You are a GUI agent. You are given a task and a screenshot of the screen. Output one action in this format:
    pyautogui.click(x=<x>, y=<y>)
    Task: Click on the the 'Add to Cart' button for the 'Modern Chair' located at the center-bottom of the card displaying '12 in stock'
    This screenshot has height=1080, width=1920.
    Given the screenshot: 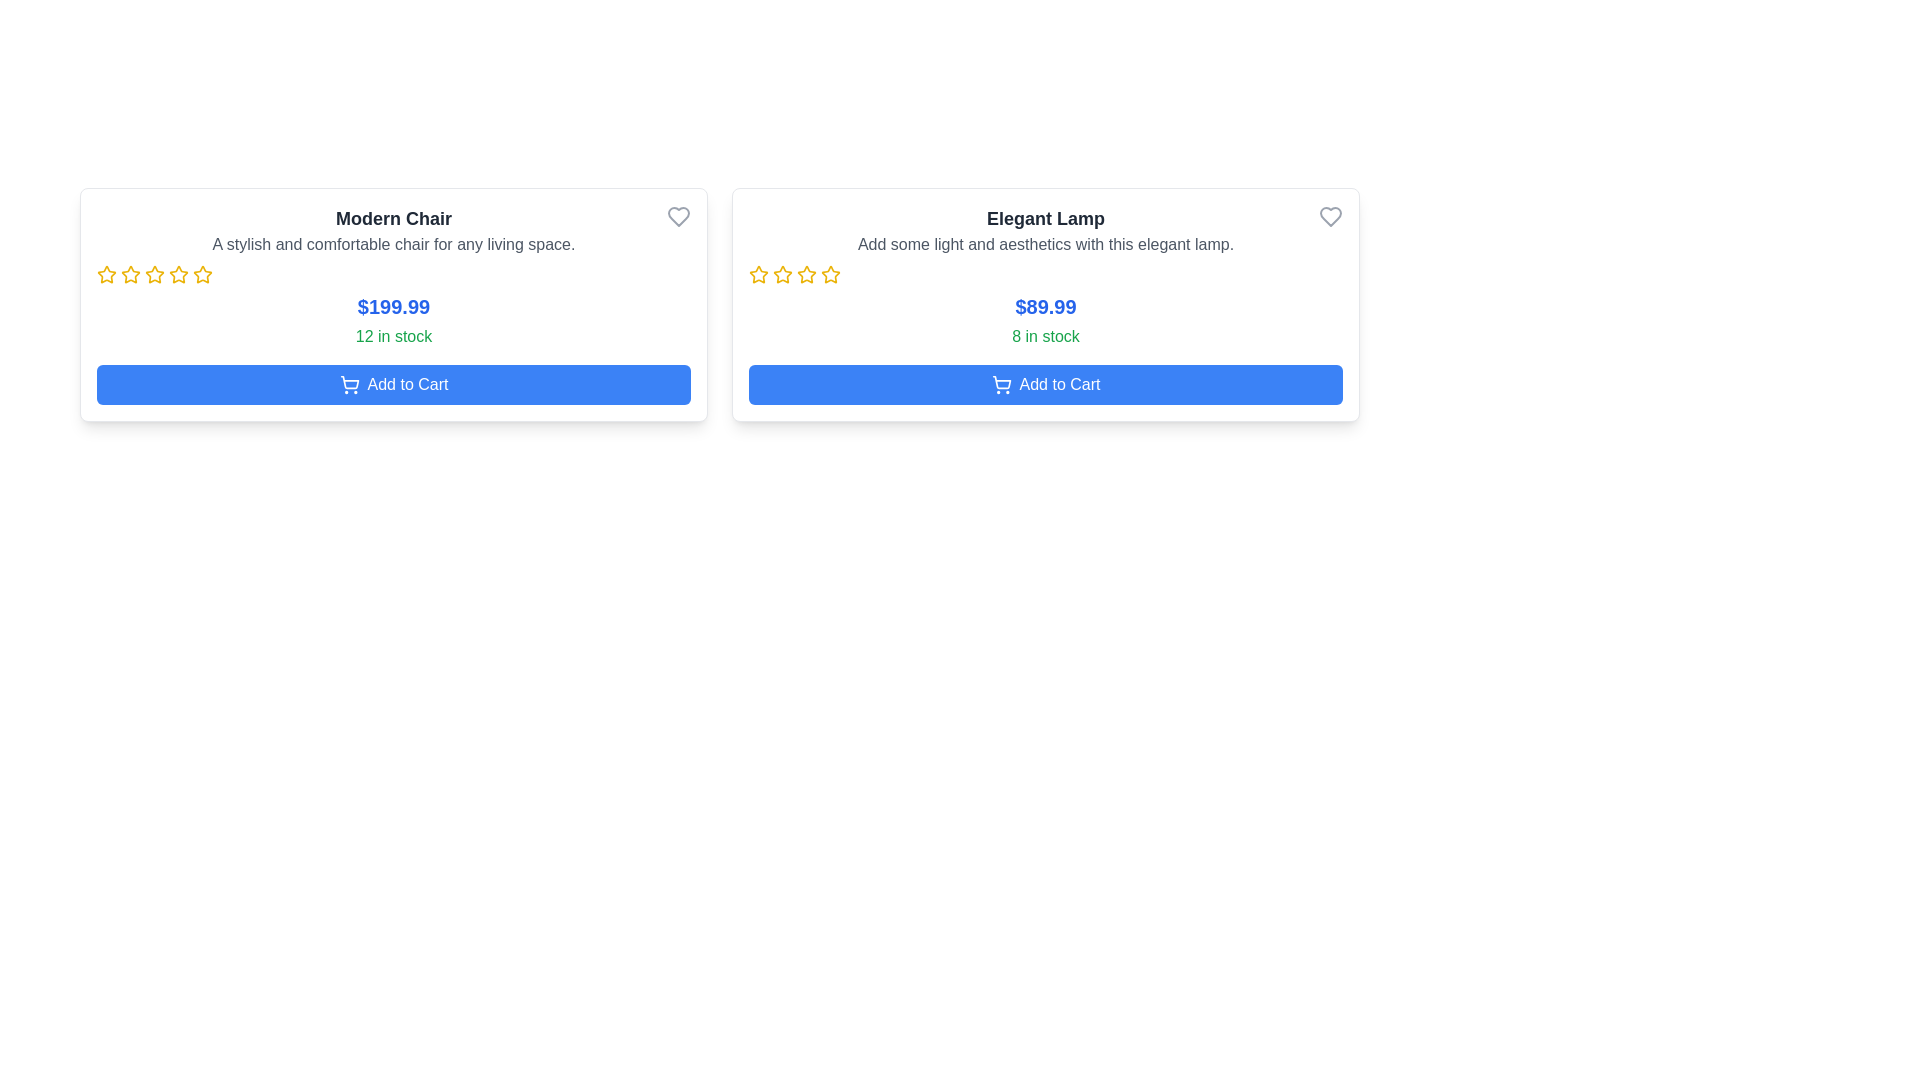 What is the action you would take?
    pyautogui.click(x=393, y=385)
    